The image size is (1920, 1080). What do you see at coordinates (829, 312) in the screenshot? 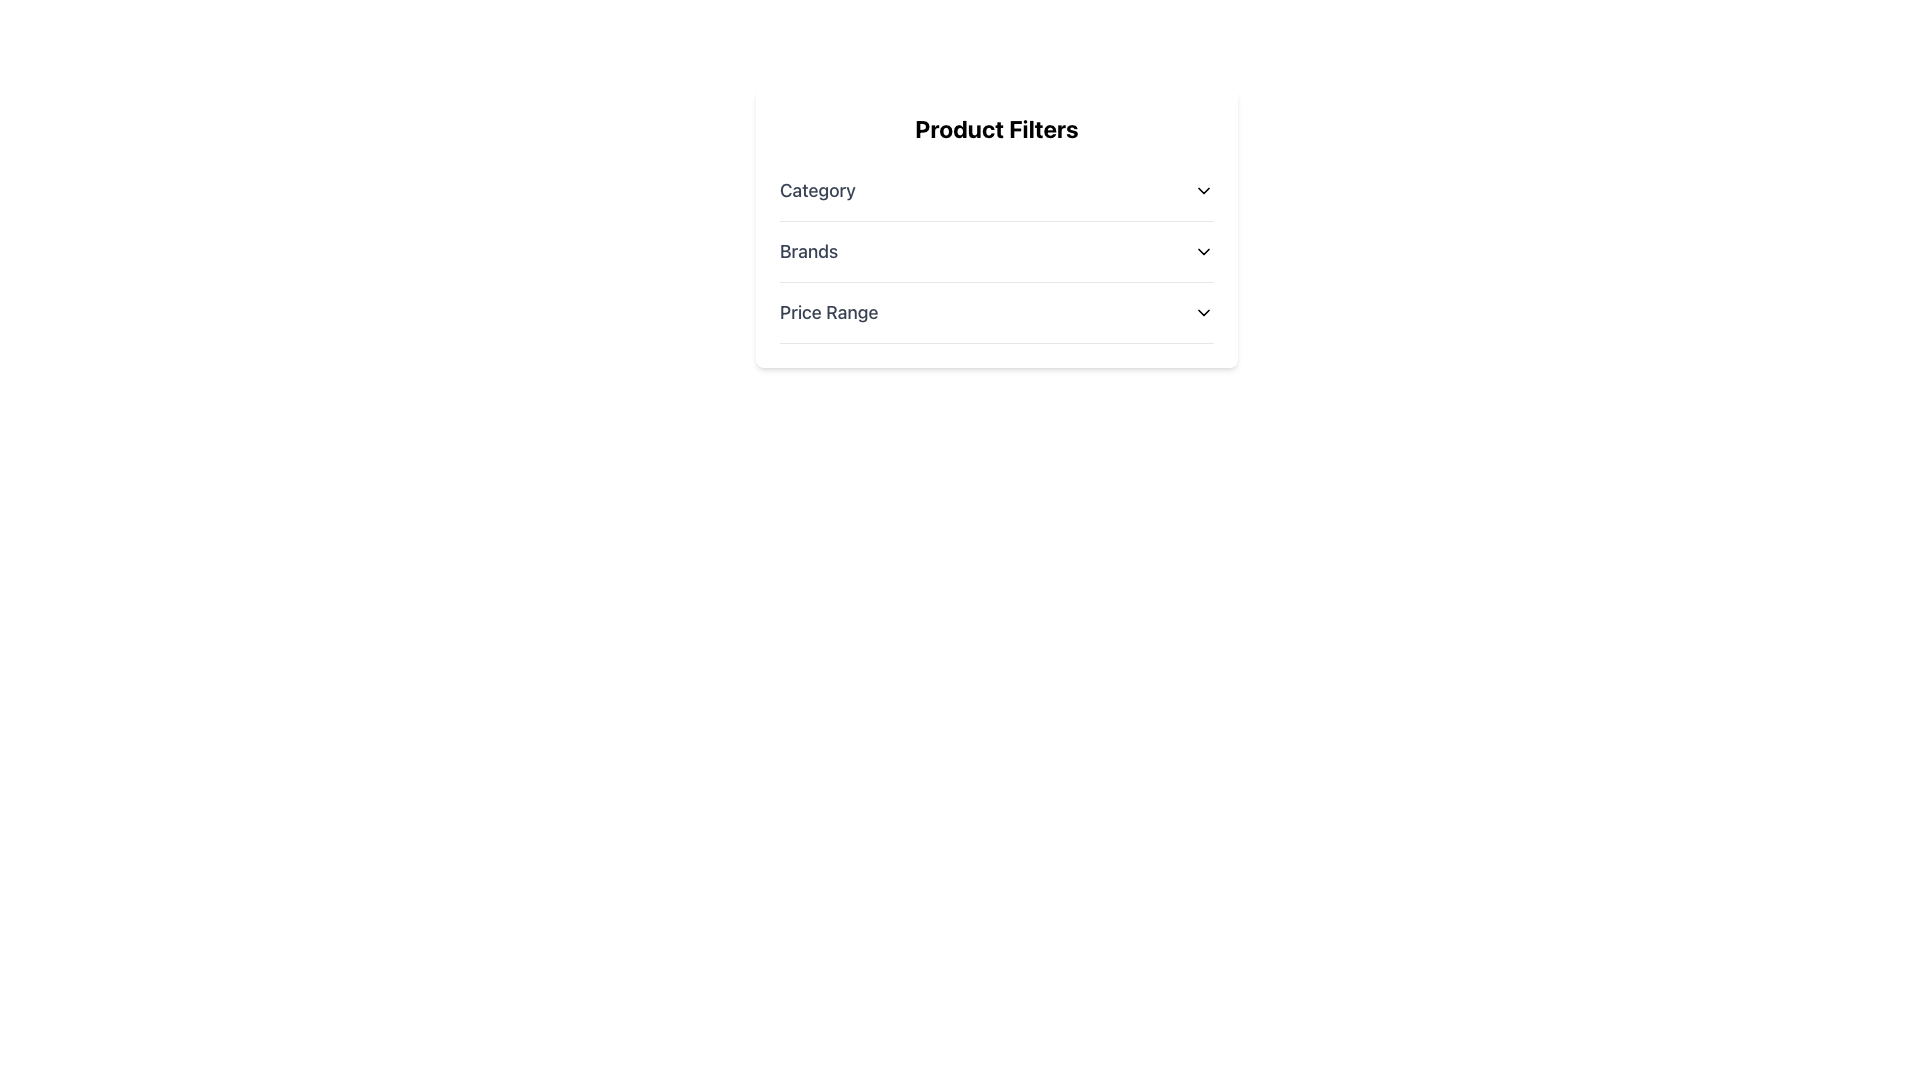
I see `the Text label that serves as a filter option in the product filters list, located to the left of a chevron icon and below 'Category' and 'Brands'` at bounding box center [829, 312].